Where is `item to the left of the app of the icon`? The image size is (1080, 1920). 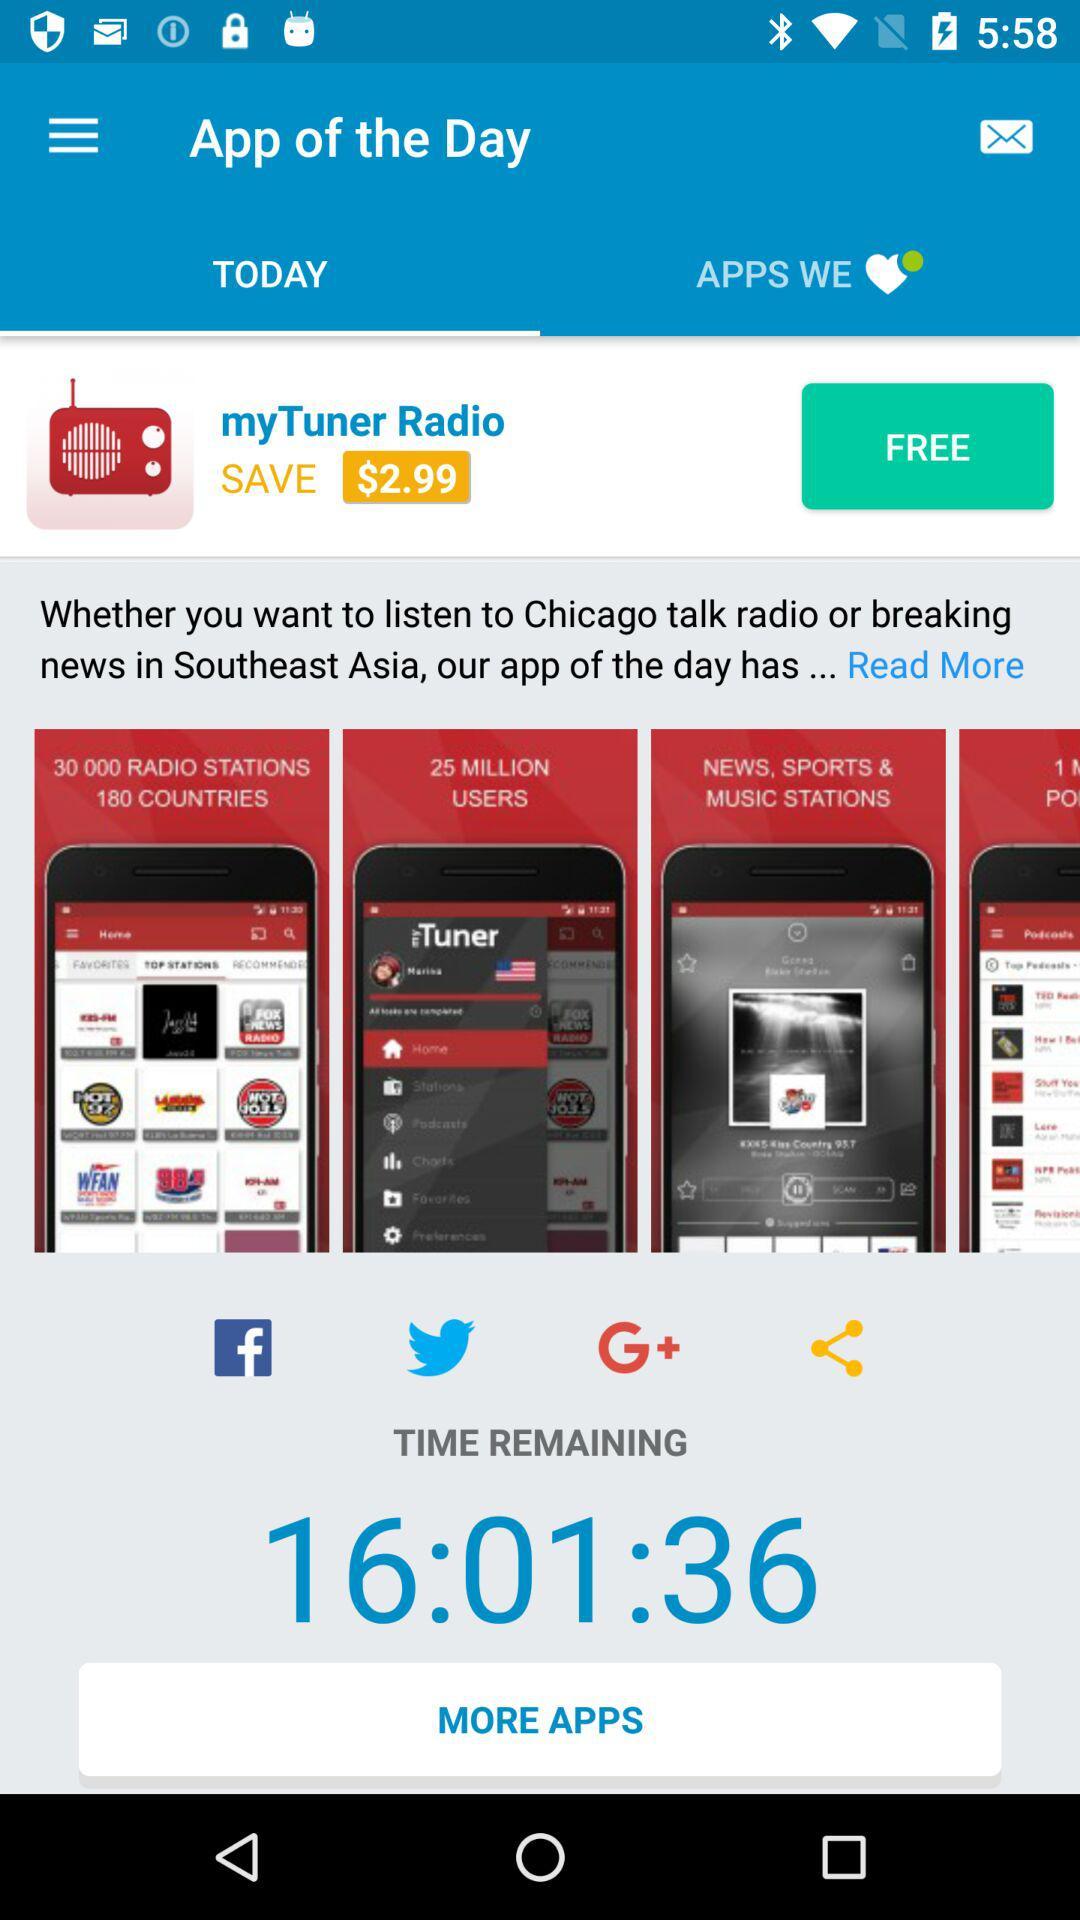 item to the left of the app of the icon is located at coordinates (72, 135).